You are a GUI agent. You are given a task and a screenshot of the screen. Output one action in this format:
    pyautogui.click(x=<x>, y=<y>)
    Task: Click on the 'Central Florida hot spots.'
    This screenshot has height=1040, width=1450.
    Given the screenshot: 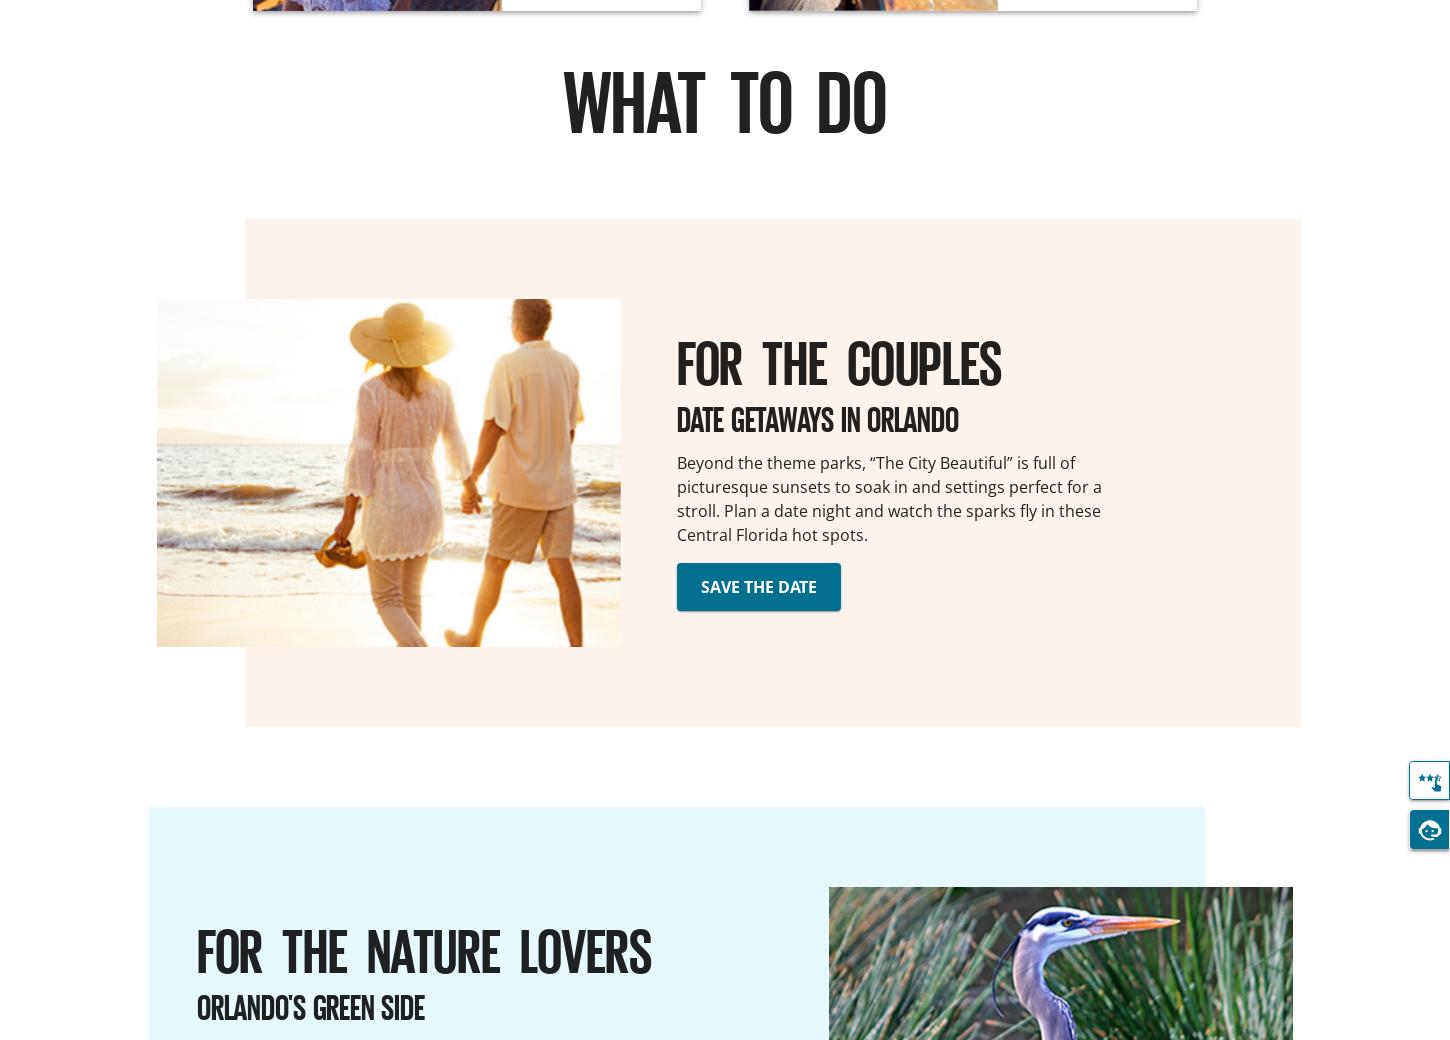 What is the action you would take?
    pyautogui.click(x=772, y=533)
    